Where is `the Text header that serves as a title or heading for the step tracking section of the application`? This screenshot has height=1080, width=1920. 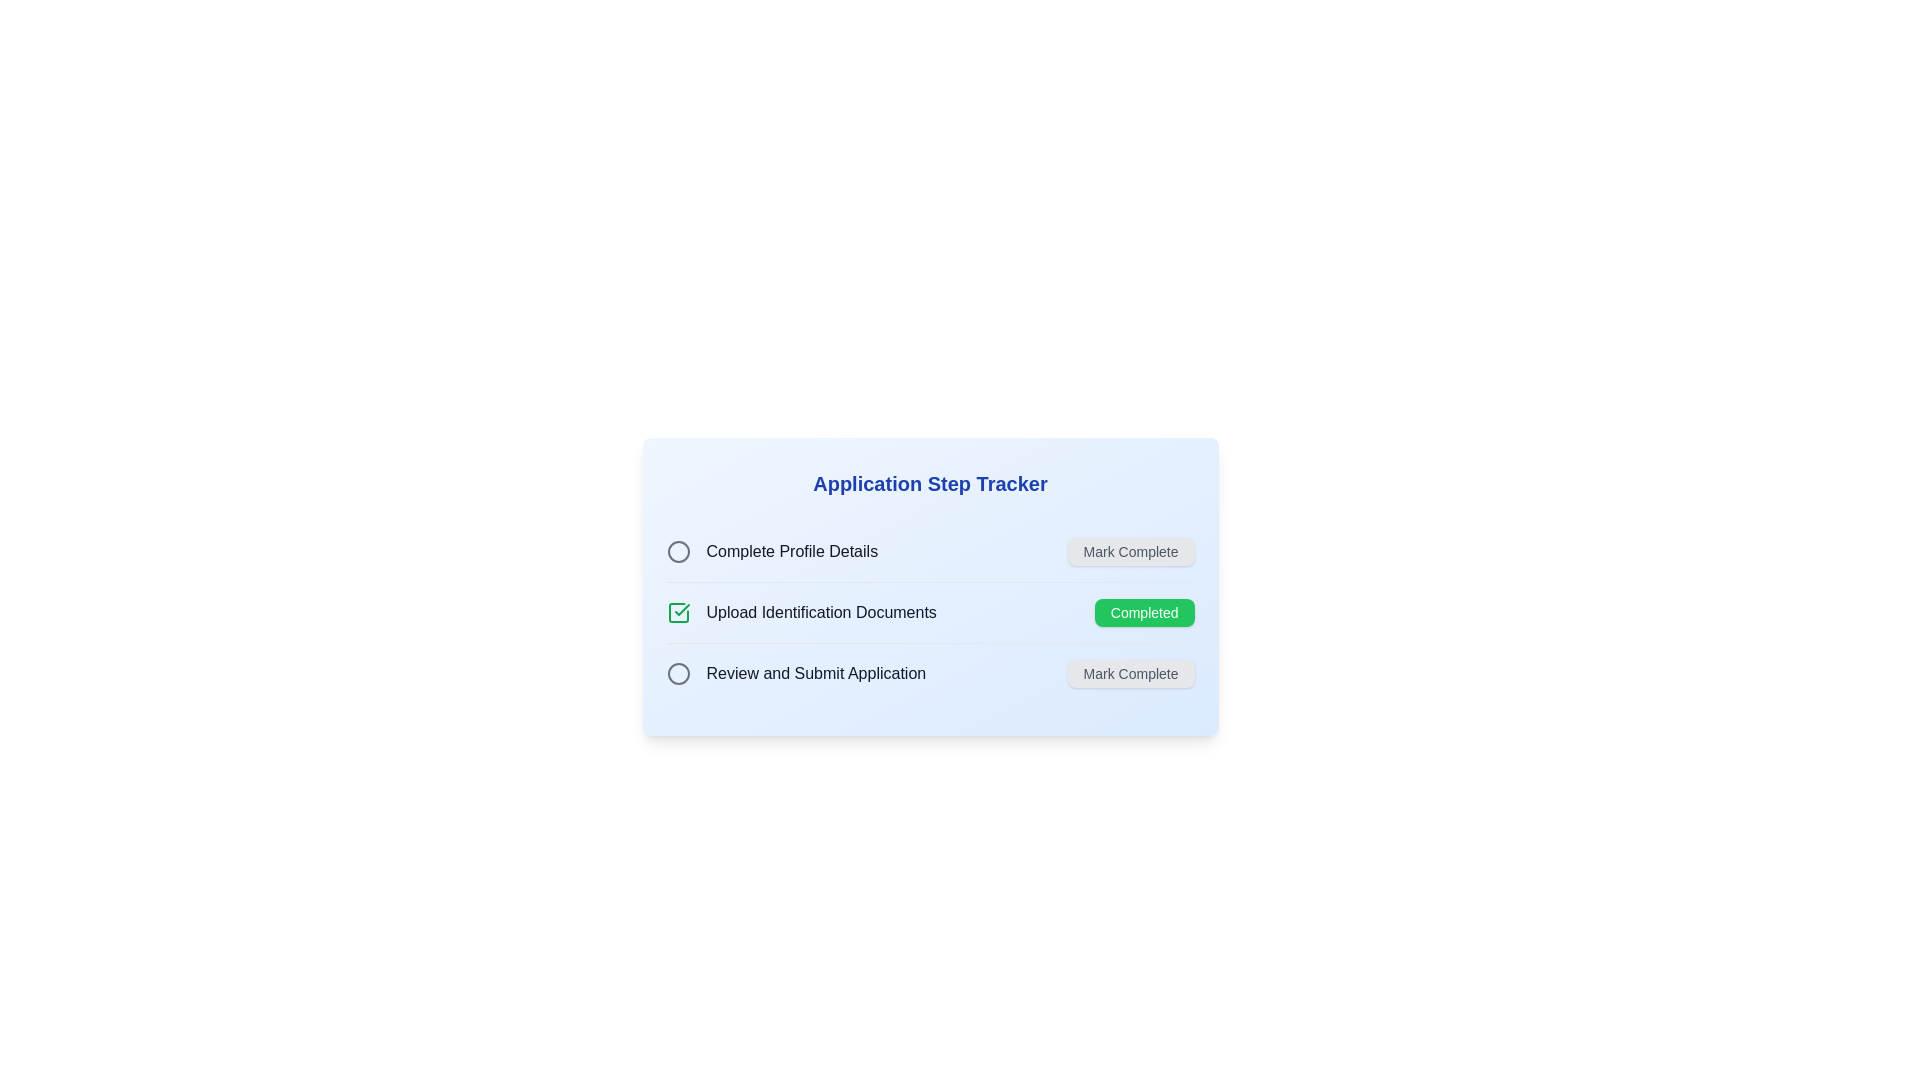
the Text header that serves as a title or heading for the step tracking section of the application is located at coordinates (929, 483).